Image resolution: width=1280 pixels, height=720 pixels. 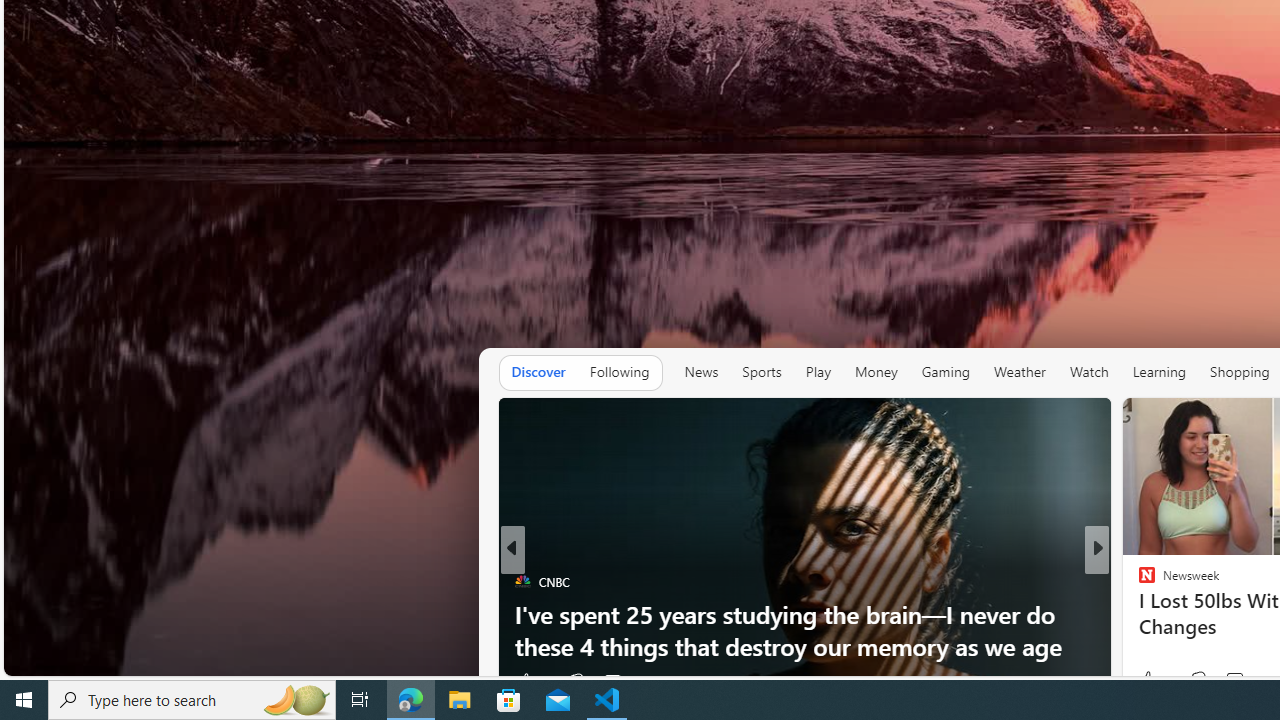 I want to click on '51 Like', so click(x=1149, y=680).